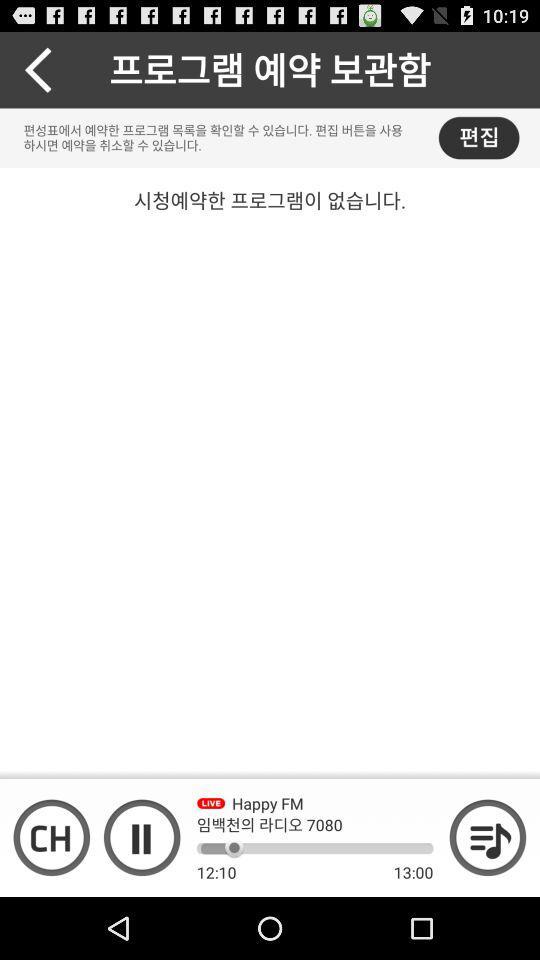 The height and width of the screenshot is (960, 540). I want to click on the arrow_backward icon, so click(38, 74).